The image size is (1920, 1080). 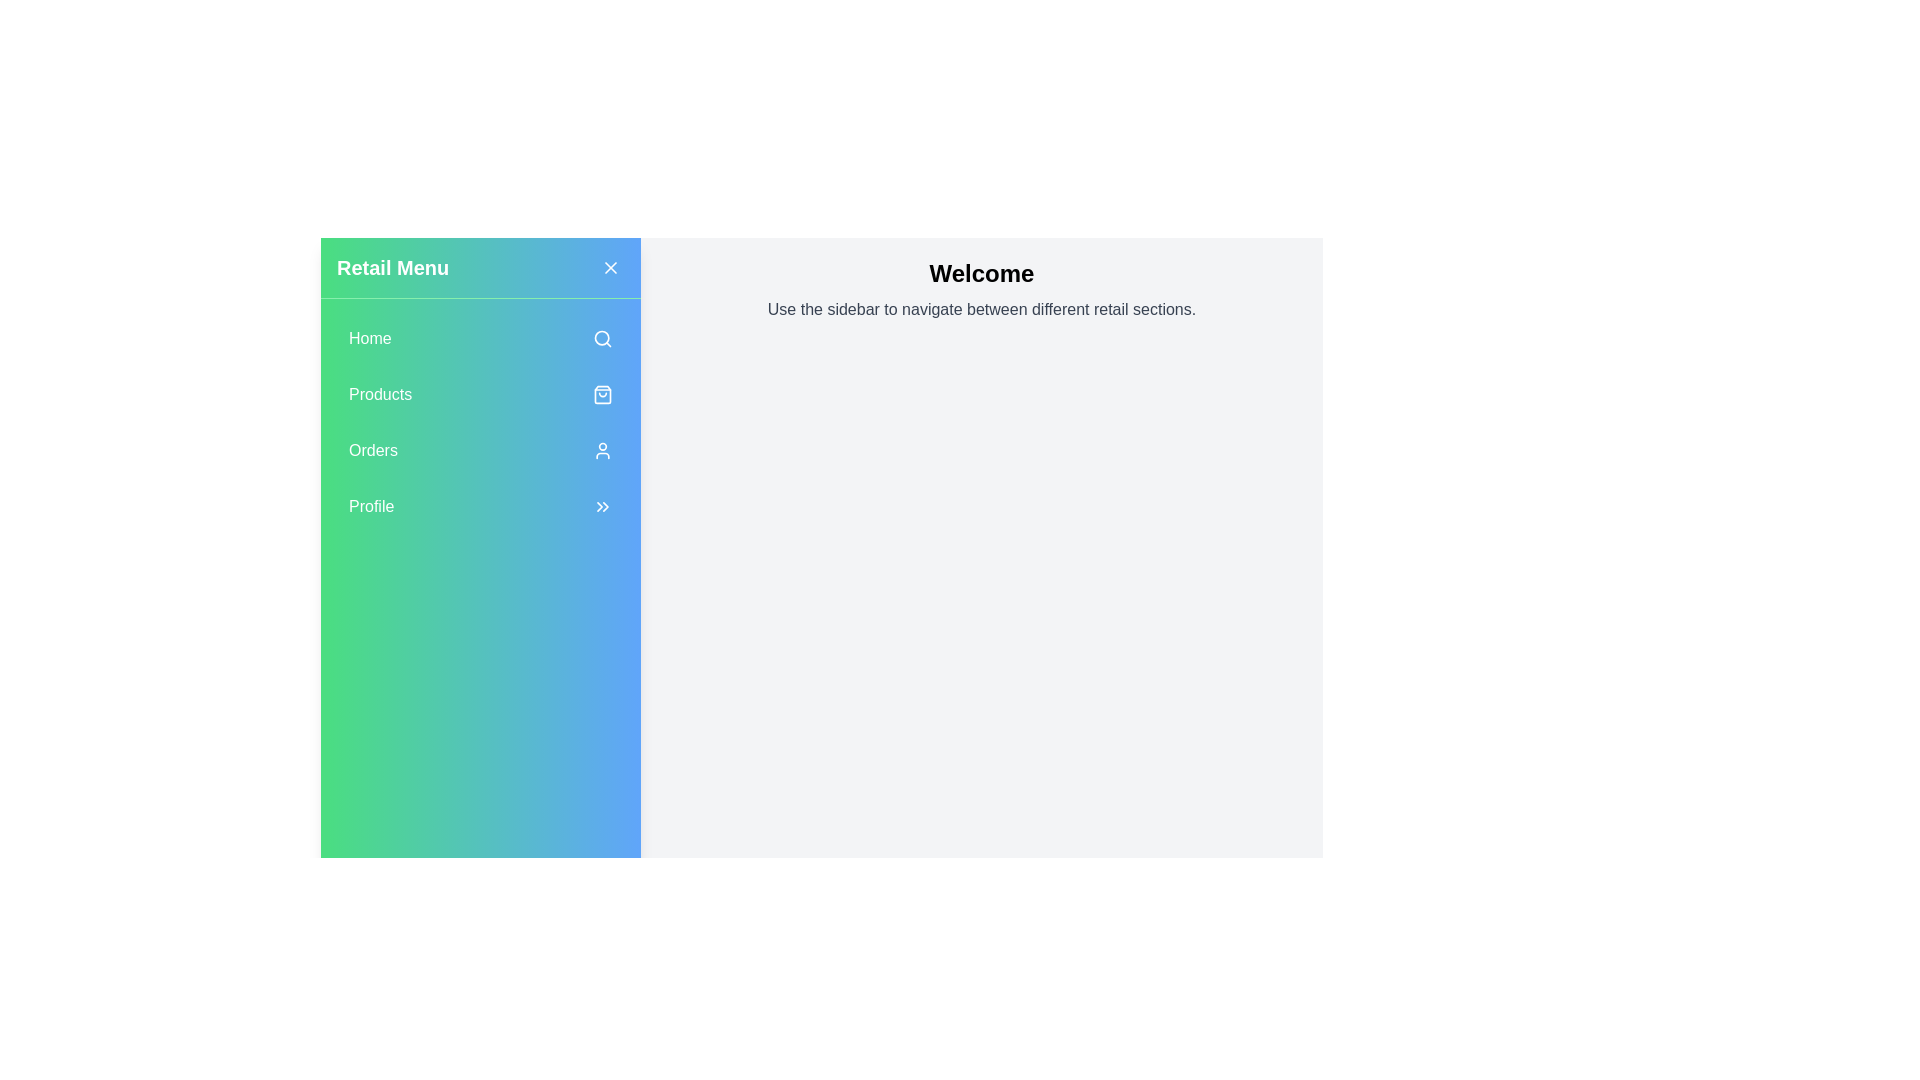 What do you see at coordinates (982, 273) in the screenshot?
I see `the bold, large-sized 'Welcome' text located at the top center of the content section` at bounding box center [982, 273].